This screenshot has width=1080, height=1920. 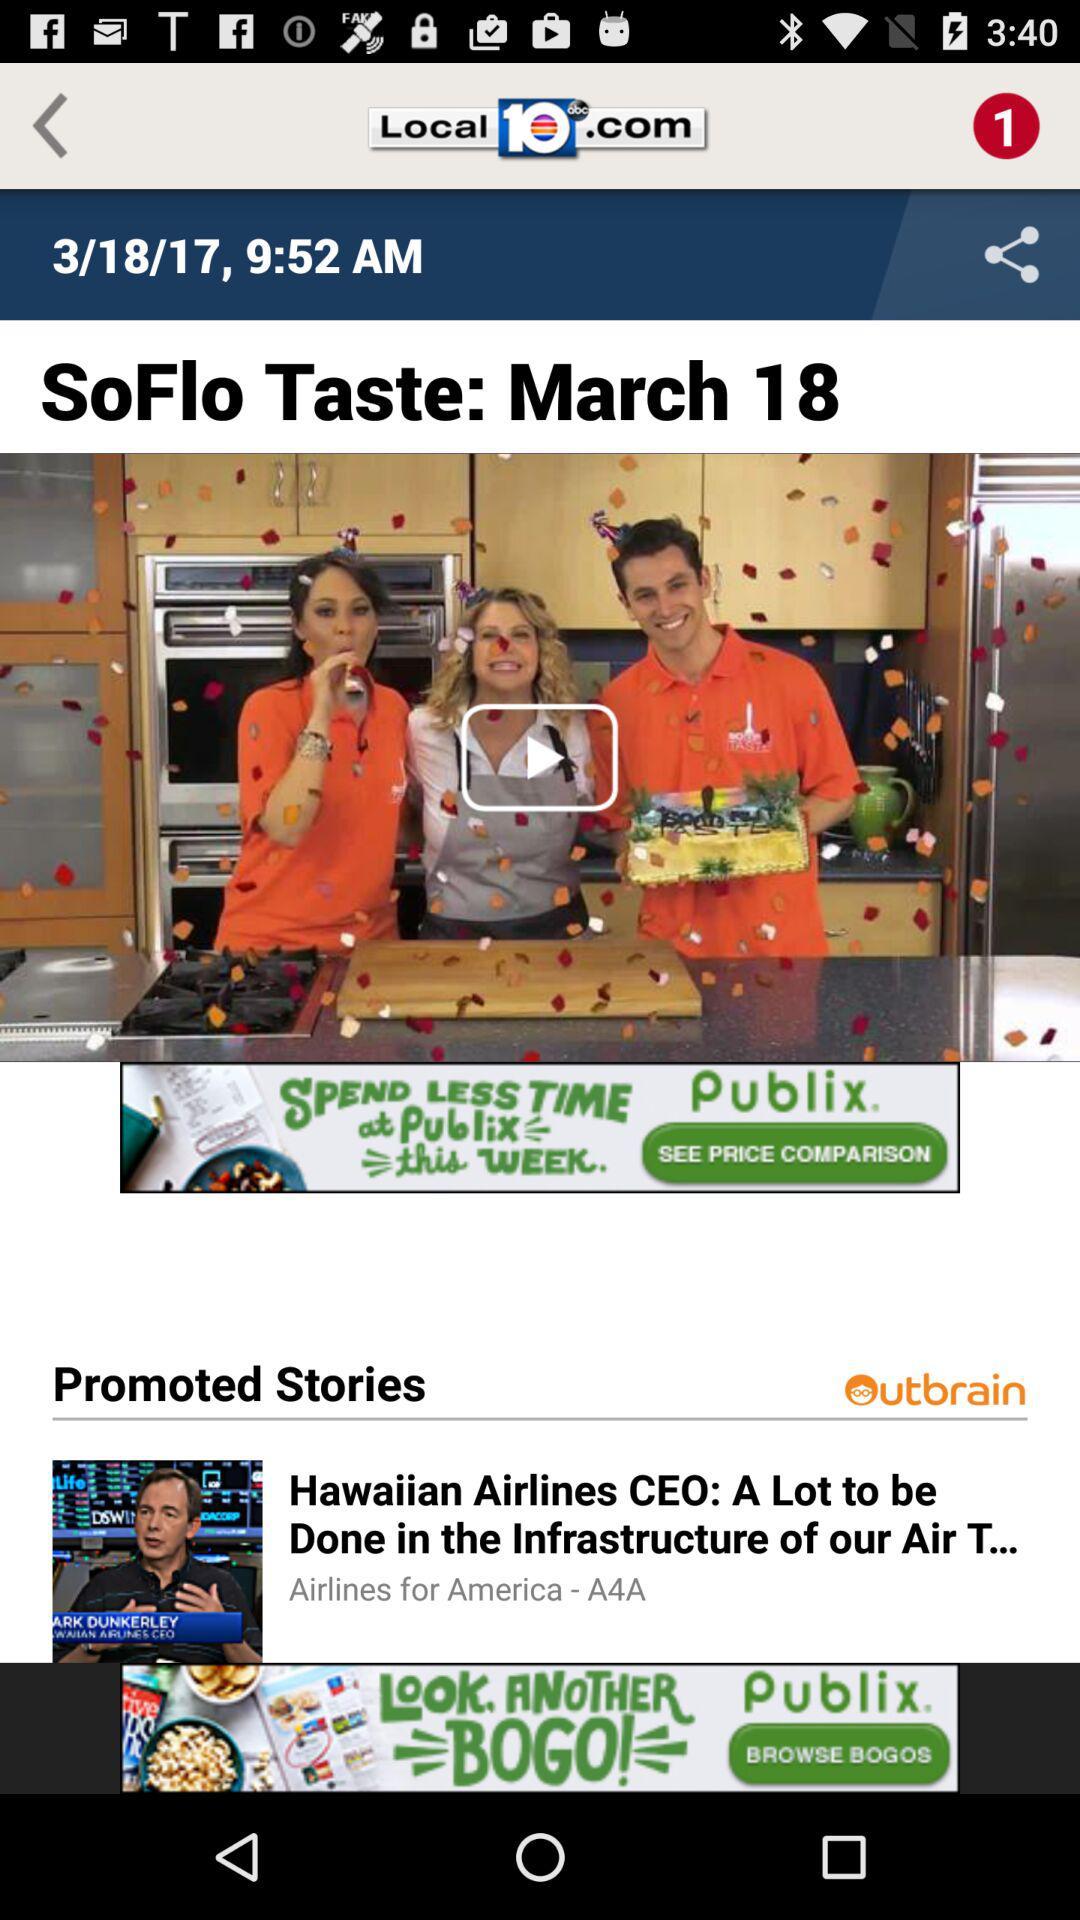 What do you see at coordinates (1006, 124) in the screenshot?
I see `open news notifications` at bounding box center [1006, 124].